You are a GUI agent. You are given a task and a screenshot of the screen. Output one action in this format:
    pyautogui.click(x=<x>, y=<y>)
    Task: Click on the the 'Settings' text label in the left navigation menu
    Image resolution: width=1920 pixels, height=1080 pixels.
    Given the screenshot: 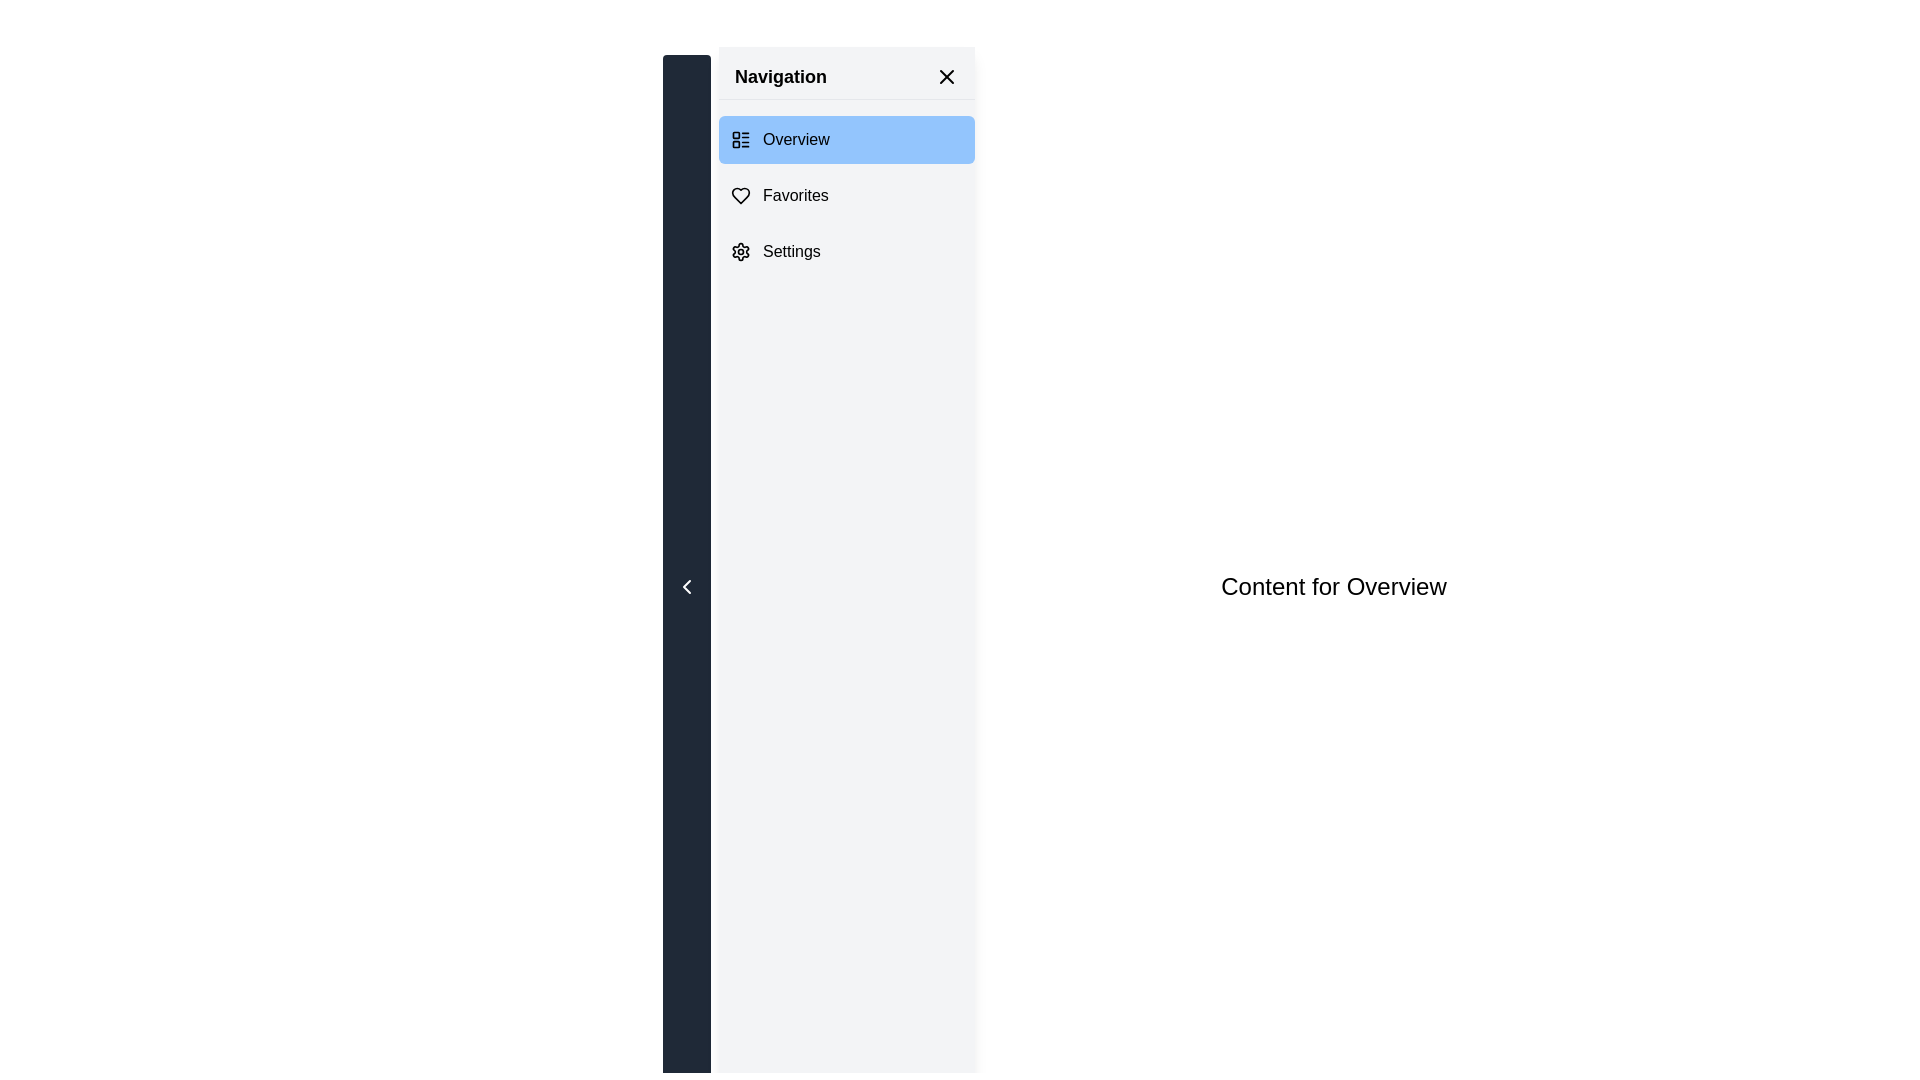 What is the action you would take?
    pyautogui.click(x=791, y=250)
    